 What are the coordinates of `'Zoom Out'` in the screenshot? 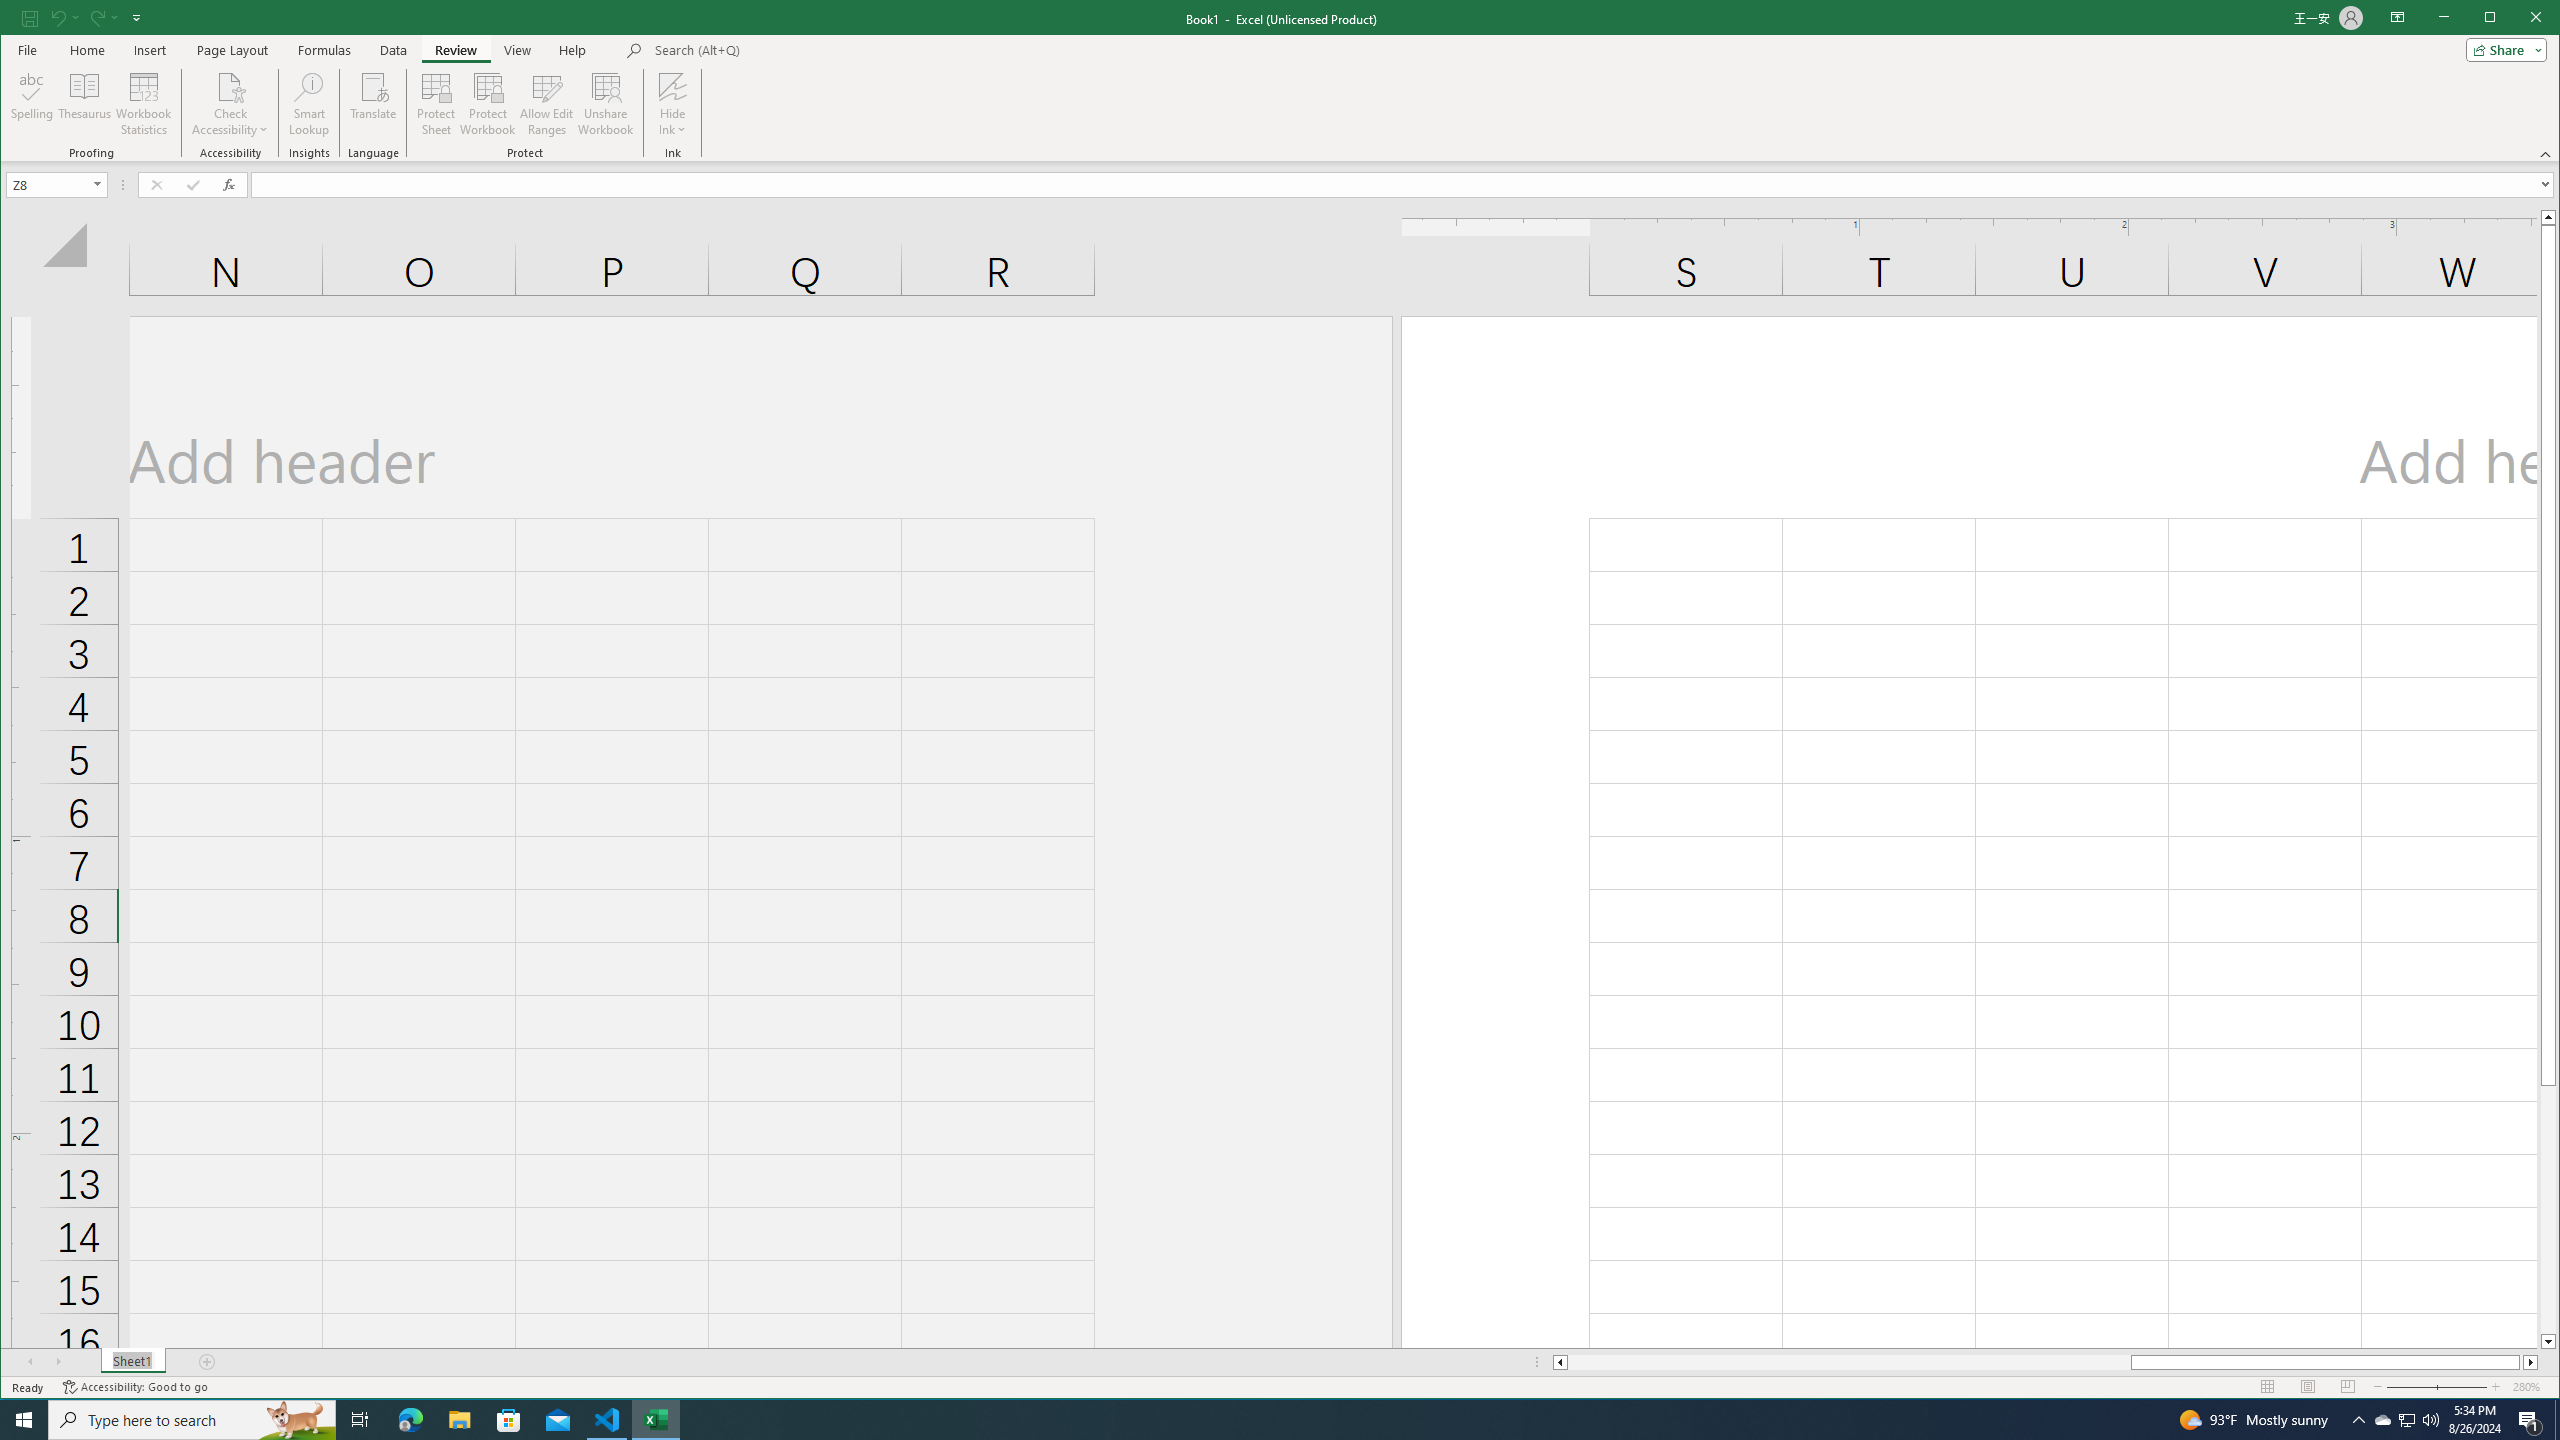 It's located at (2424, 1386).